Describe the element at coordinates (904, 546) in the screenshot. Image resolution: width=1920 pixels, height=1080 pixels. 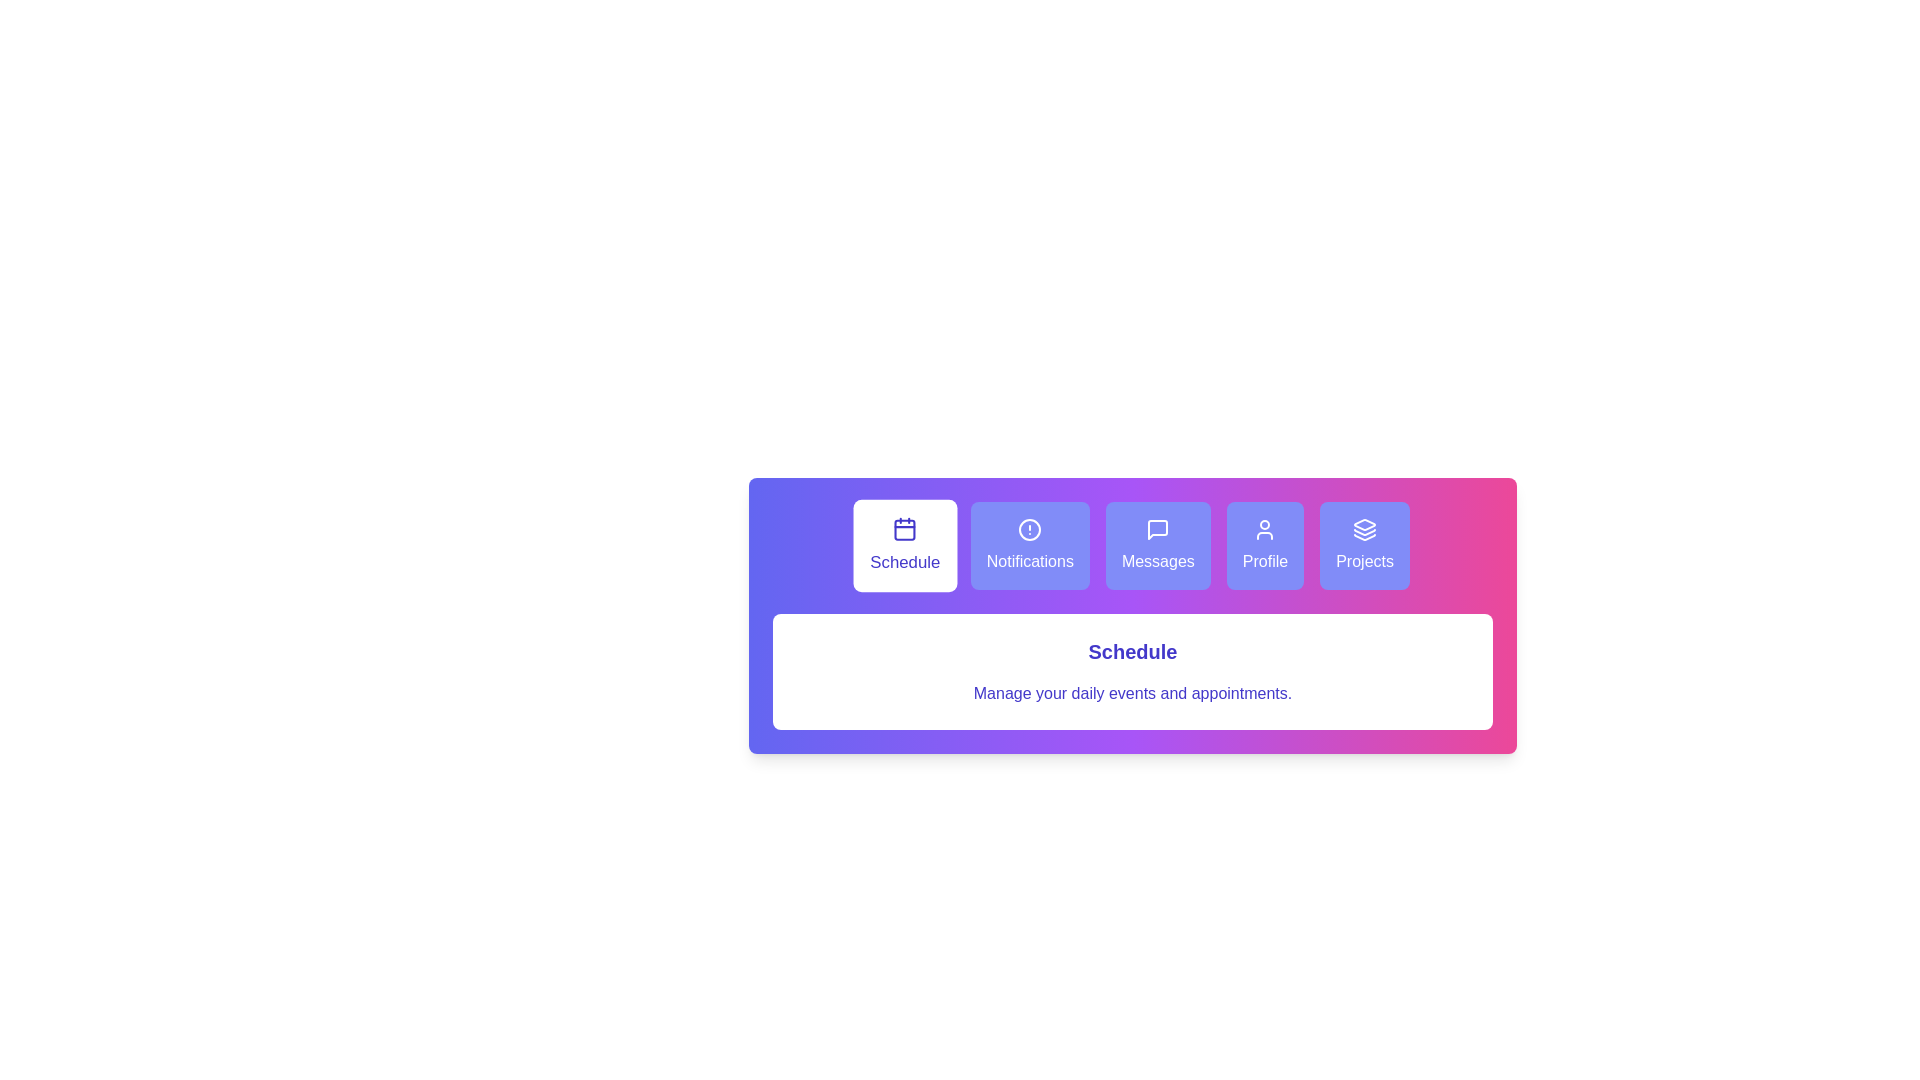
I see `the Schedule tab to switch to its content` at that location.